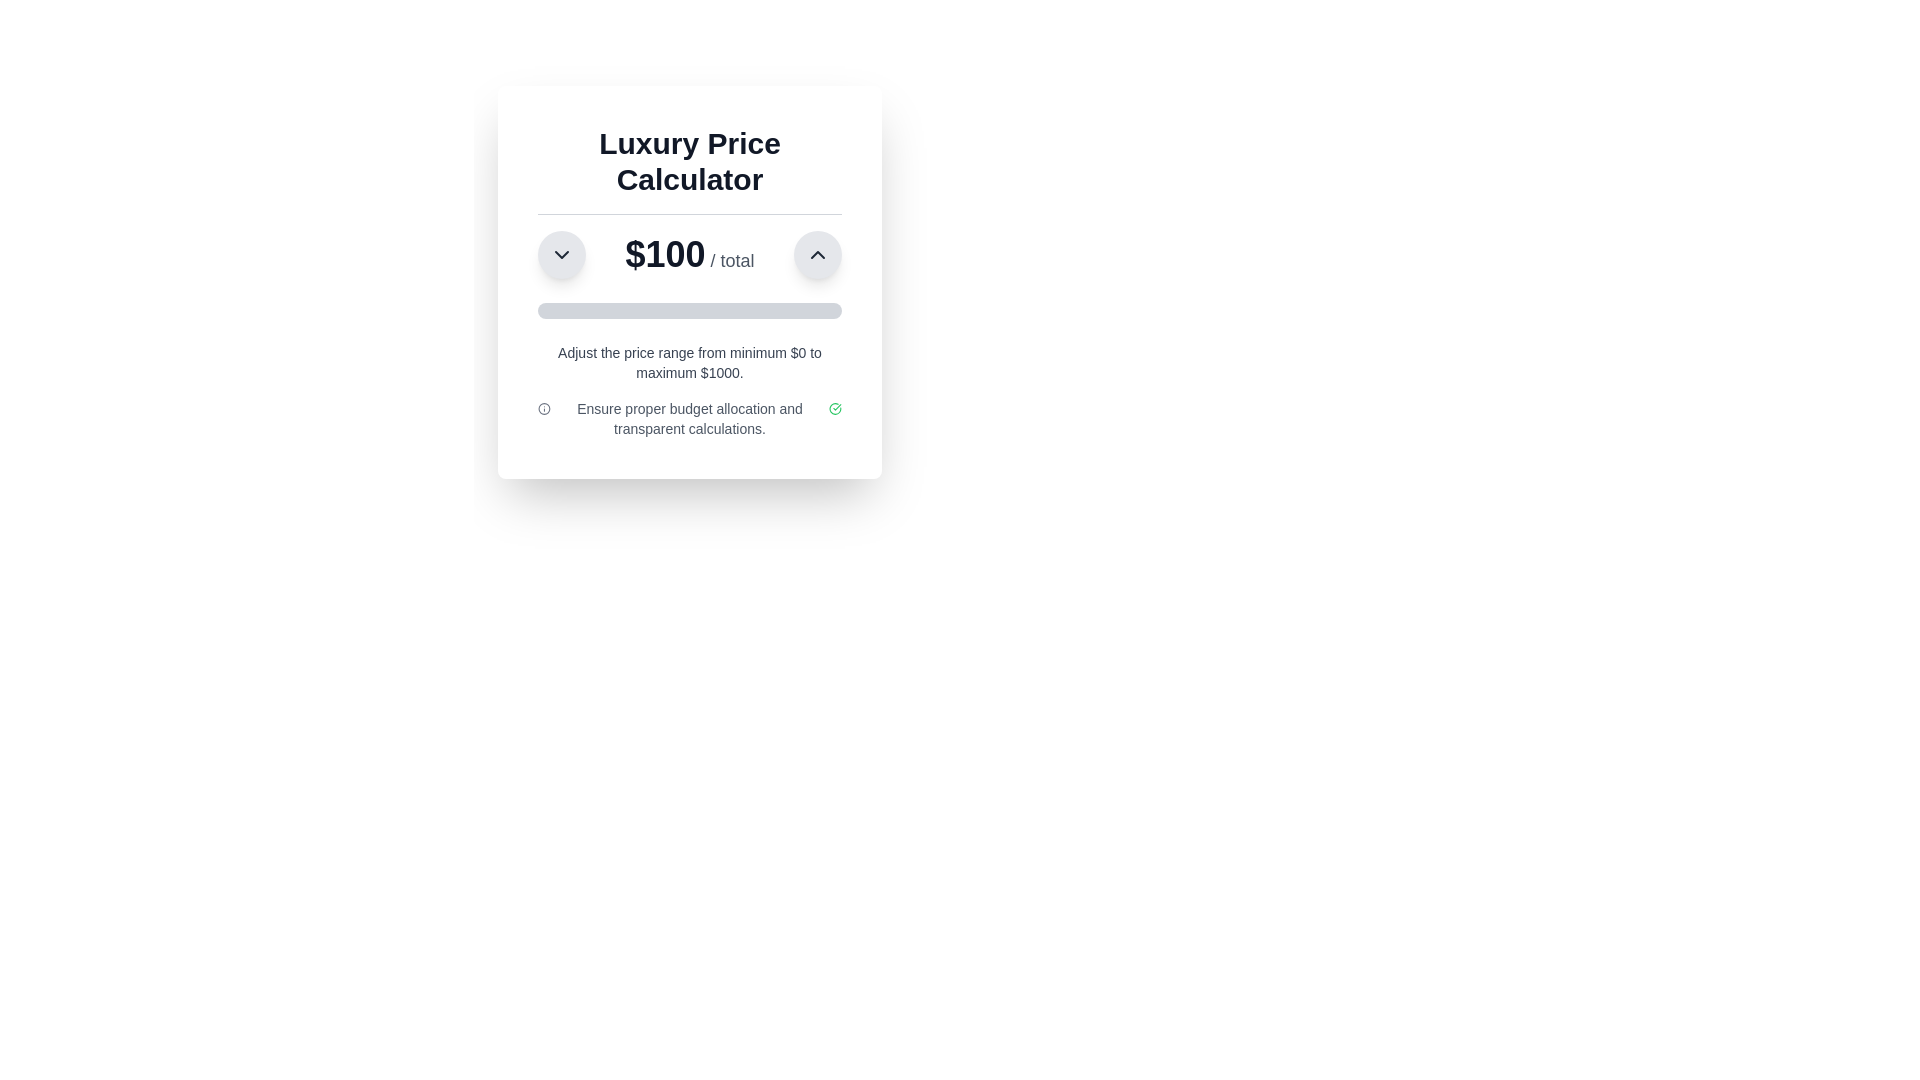 The image size is (1920, 1080). What do you see at coordinates (835, 407) in the screenshot?
I see `the green circular icon with a checkmark, positioned to the far right of the text 'Ensure proper budget allocation and transparent calculations'` at bounding box center [835, 407].